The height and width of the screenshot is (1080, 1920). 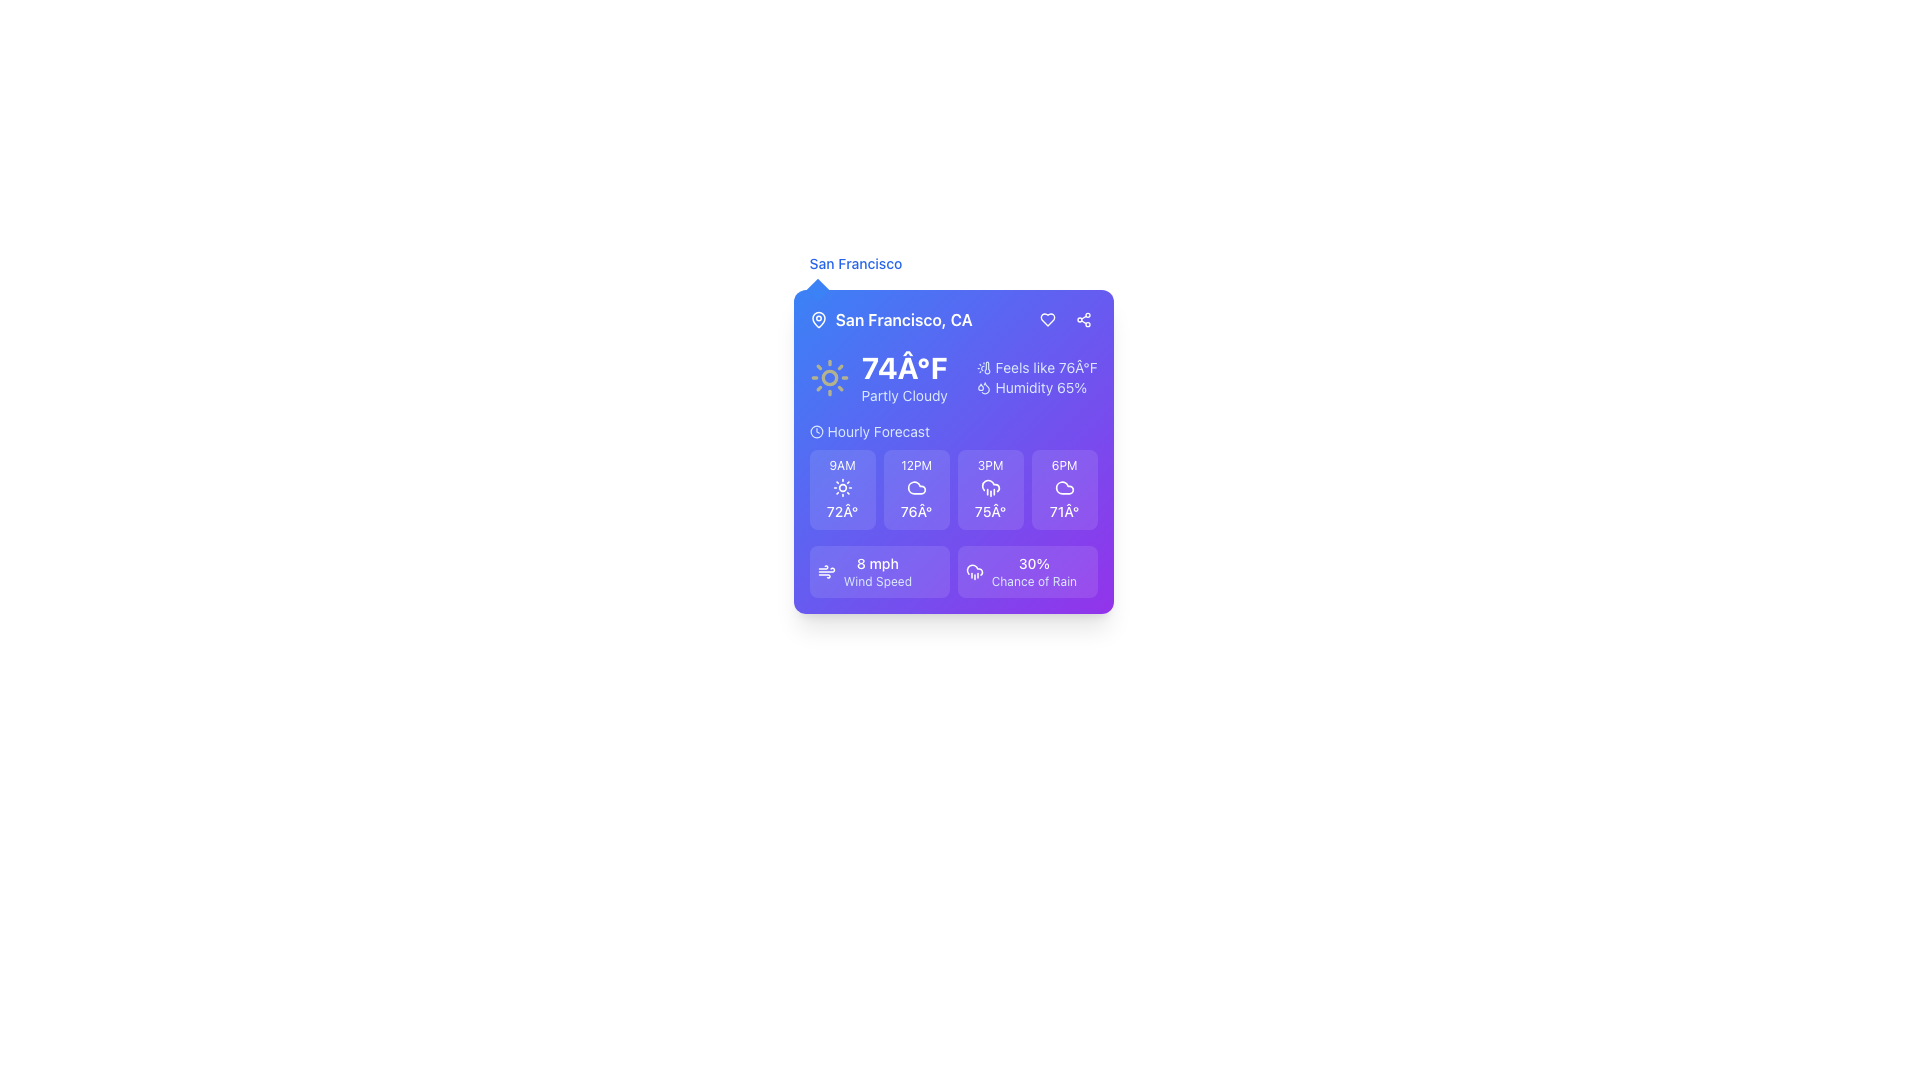 I want to click on the information displayed on the third Weather forecast card in the 'Hourly Forecast' section, which shows hourly weather details including time, an icon, and temperature, so click(x=952, y=489).